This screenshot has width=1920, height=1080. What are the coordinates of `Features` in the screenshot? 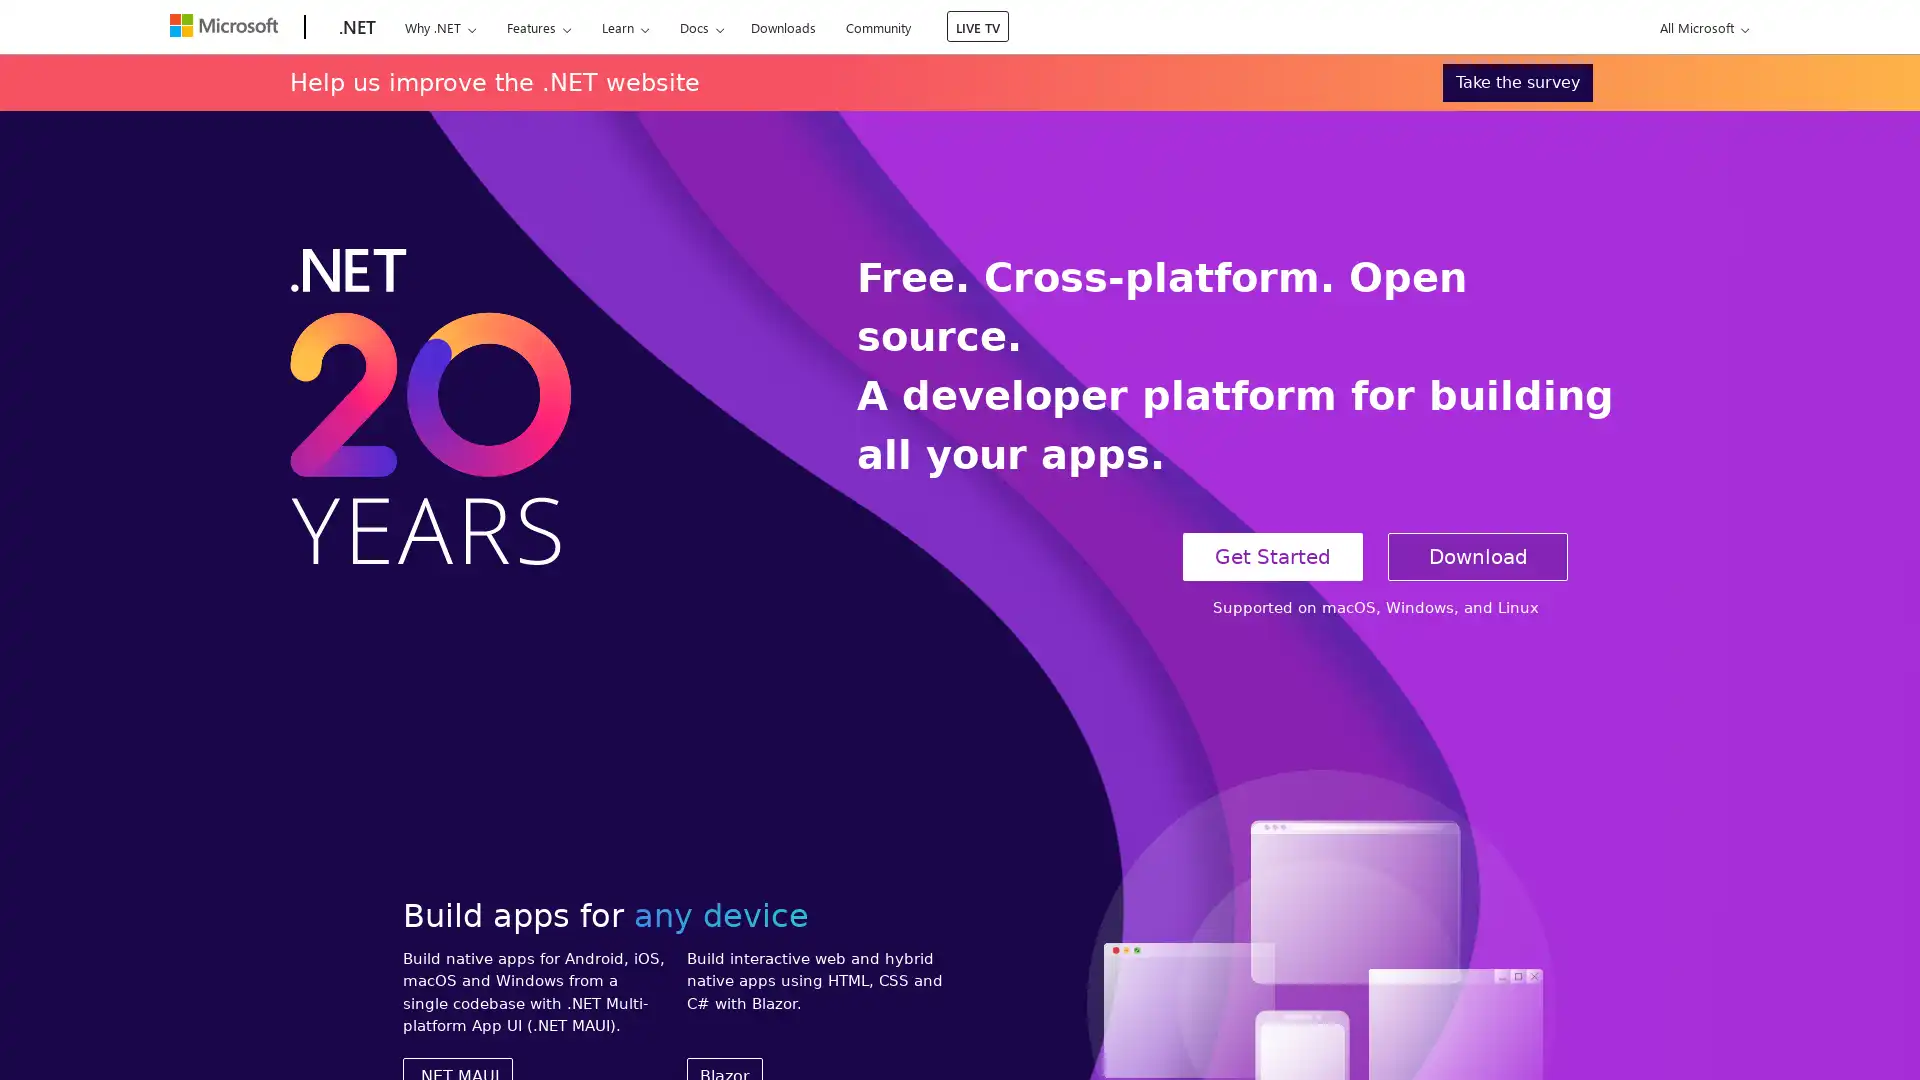 It's located at (538, 27).